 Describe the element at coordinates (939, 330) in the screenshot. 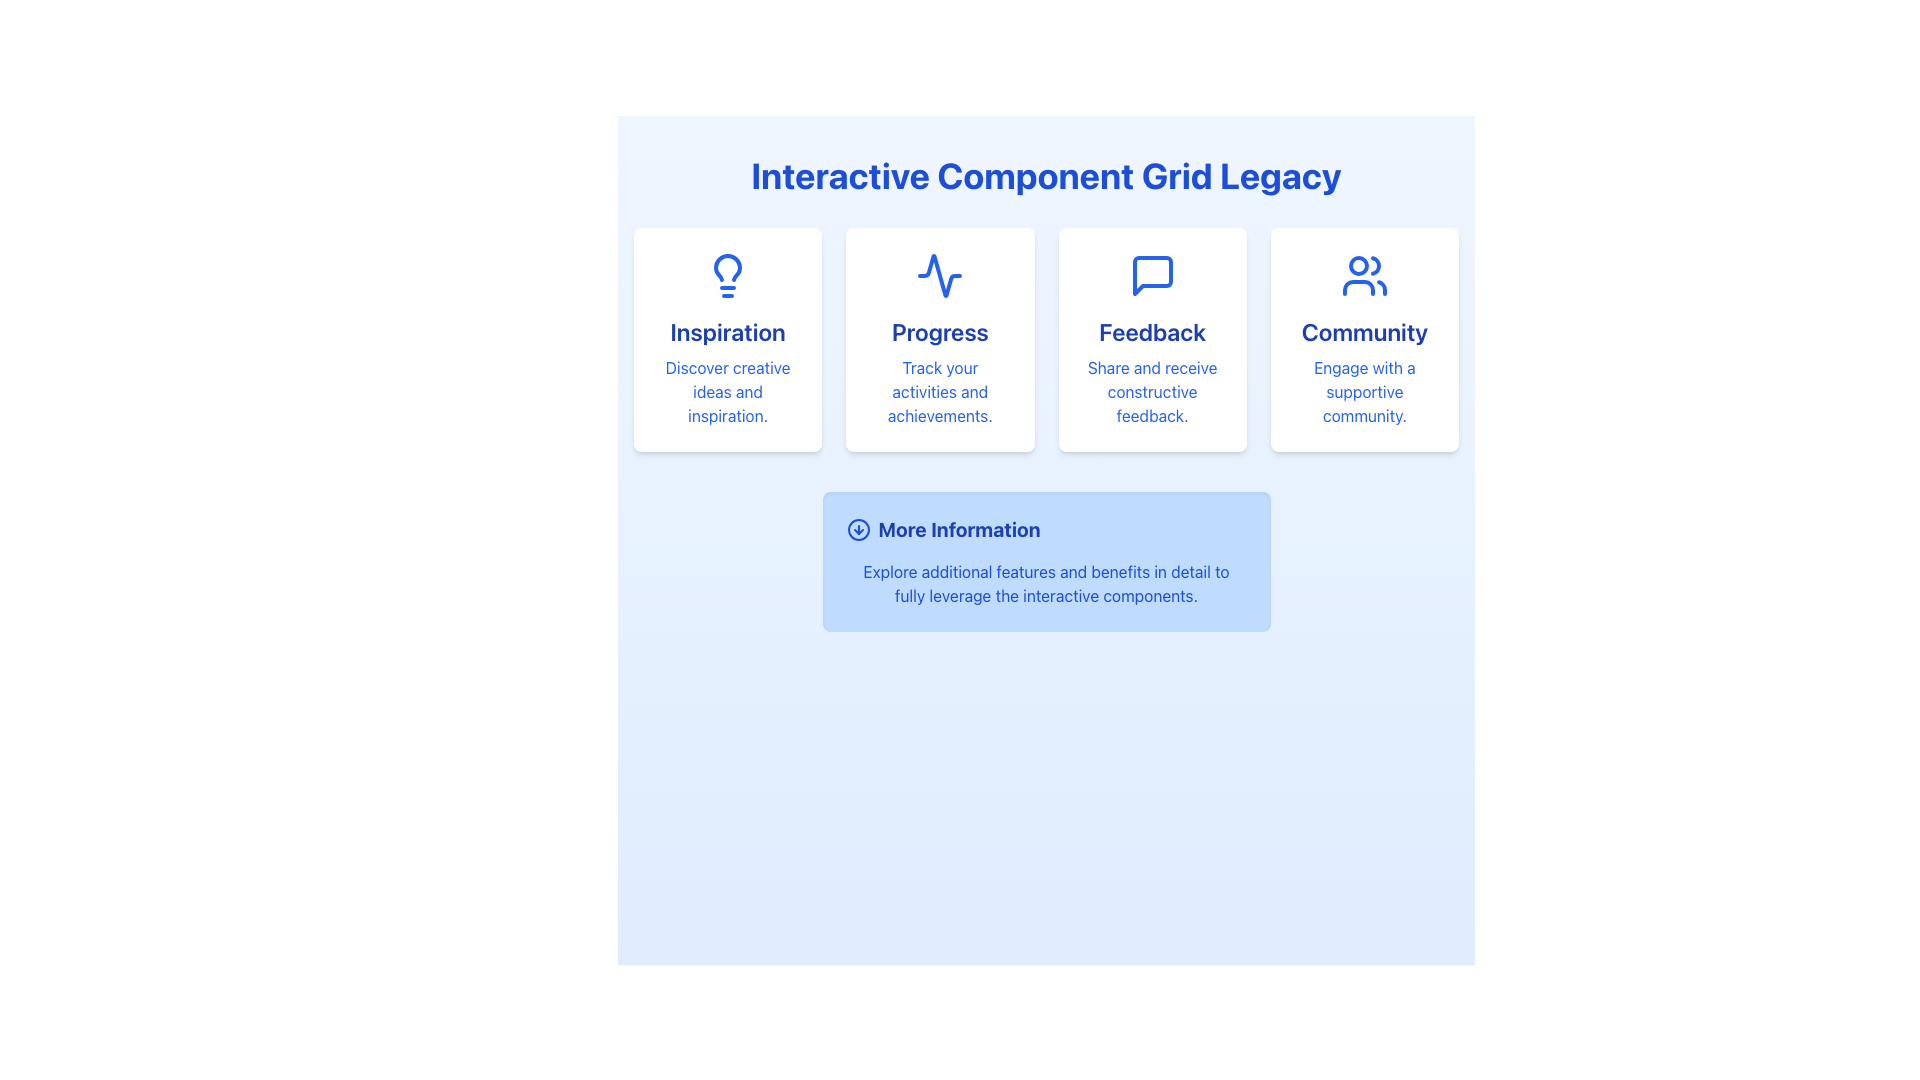

I see `the text label indicating the theme or purpose of the second card from the left in the horizontal row of four cards for copy-pasting` at that location.